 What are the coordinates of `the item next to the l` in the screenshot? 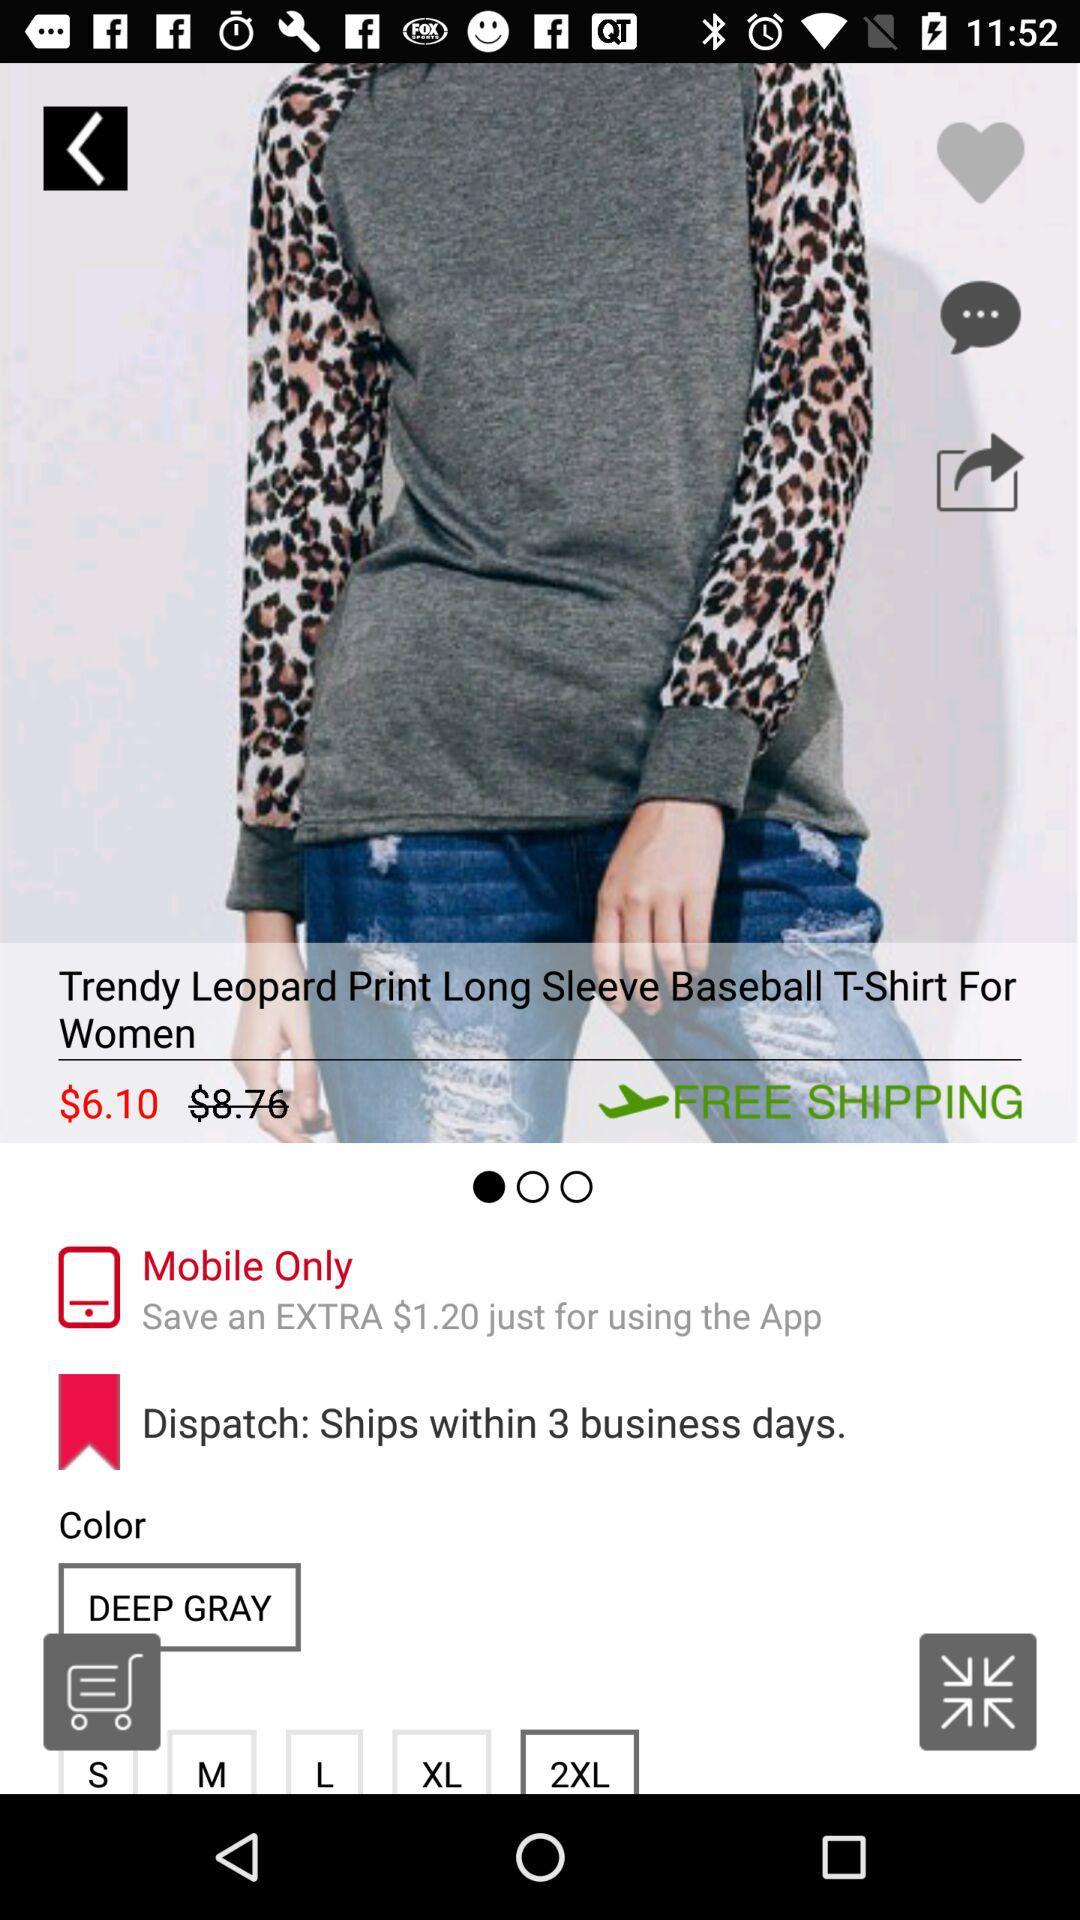 It's located at (440, 1761).